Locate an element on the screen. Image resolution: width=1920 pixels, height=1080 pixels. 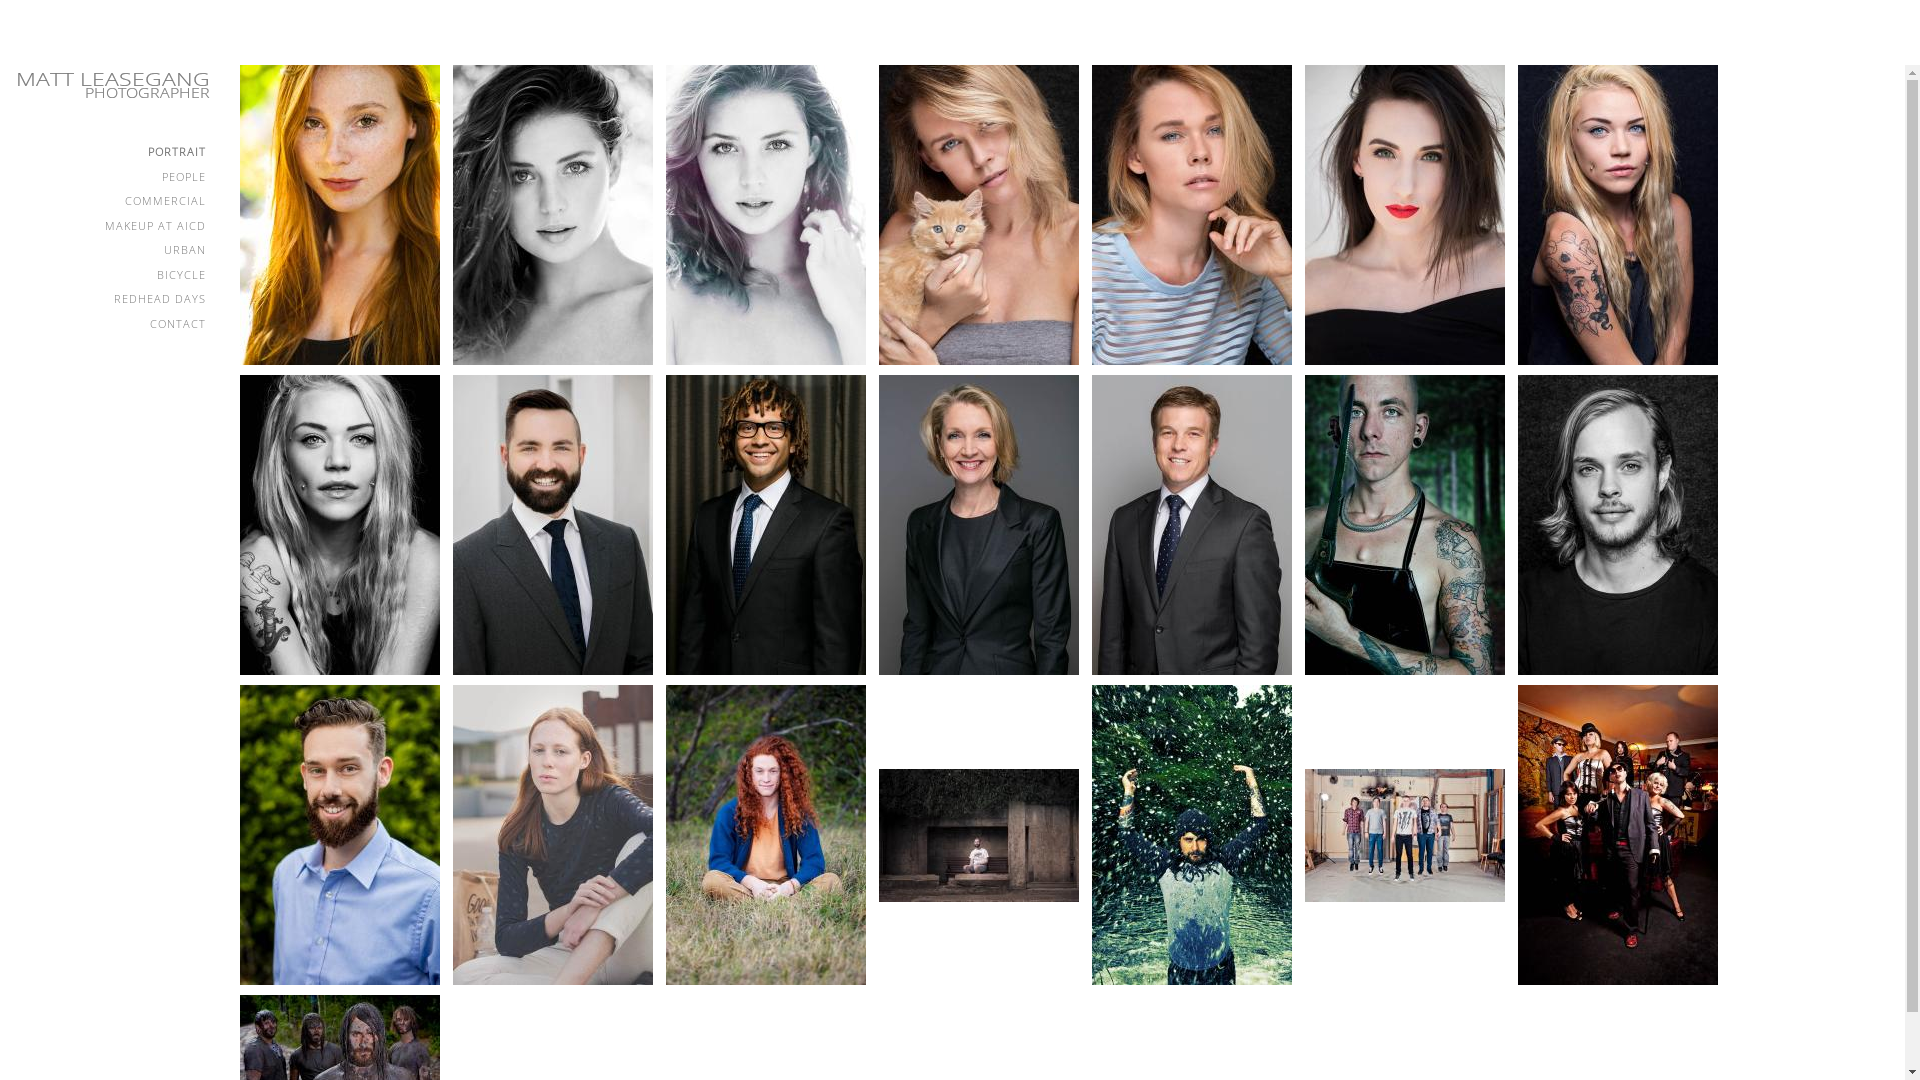
'URBAN' is located at coordinates (109, 249).